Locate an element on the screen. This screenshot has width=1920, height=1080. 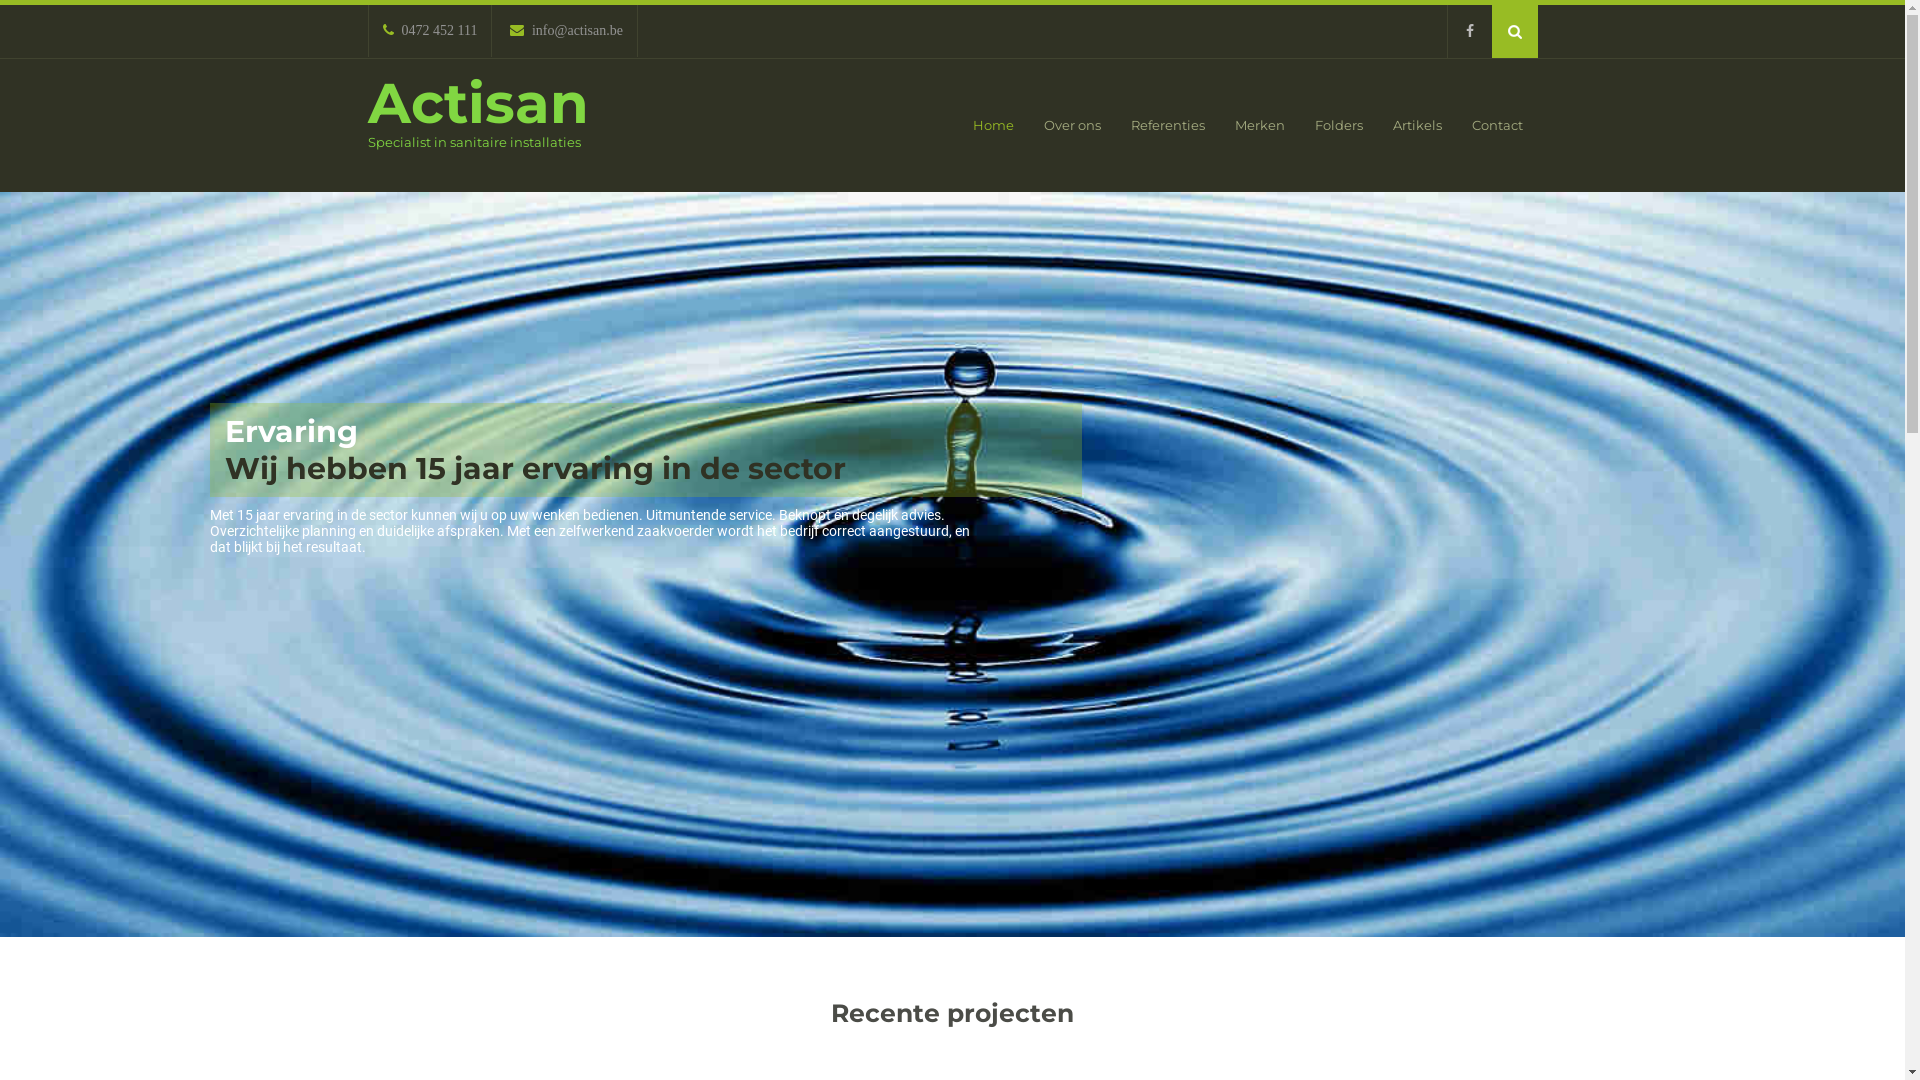
'facebook' is located at coordinates (1468, 31).